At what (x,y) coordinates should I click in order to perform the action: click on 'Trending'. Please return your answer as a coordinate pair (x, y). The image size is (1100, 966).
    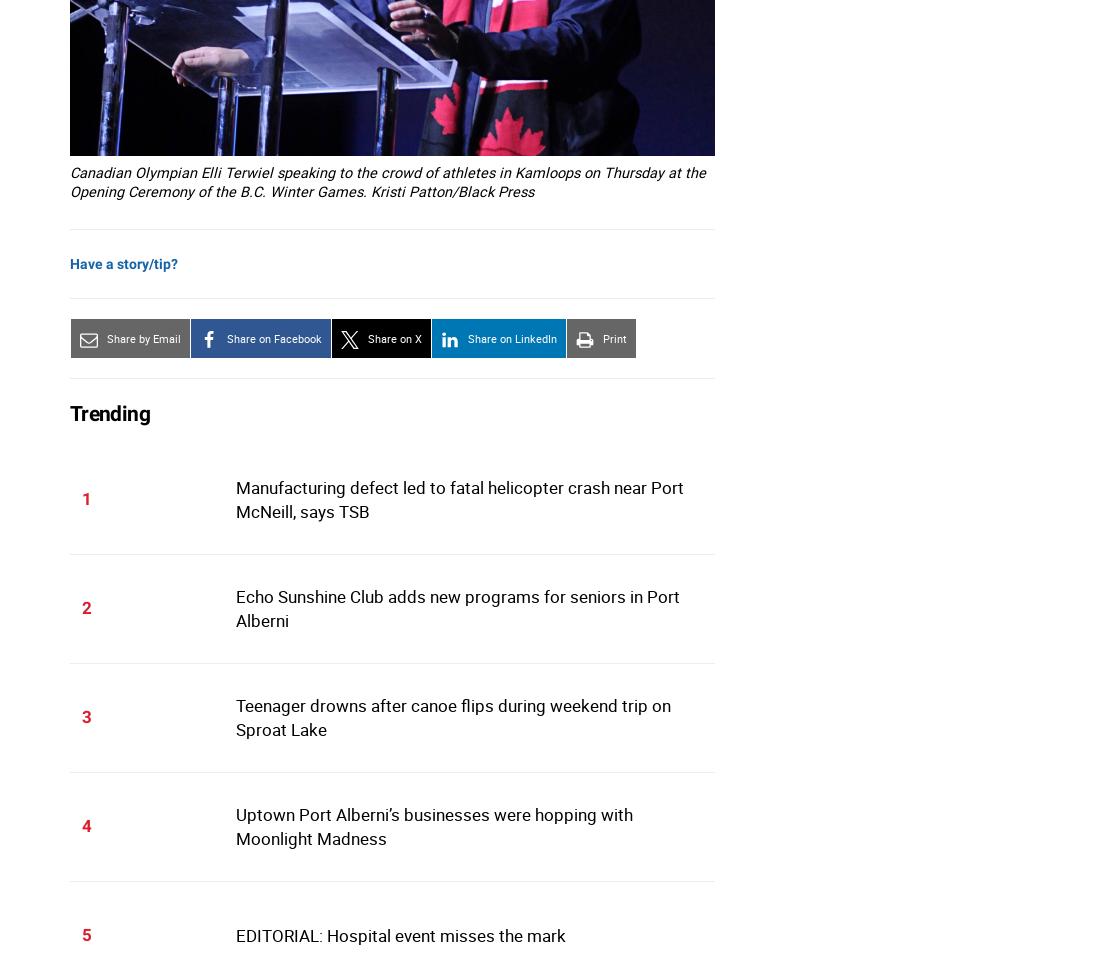
    Looking at the image, I should click on (109, 412).